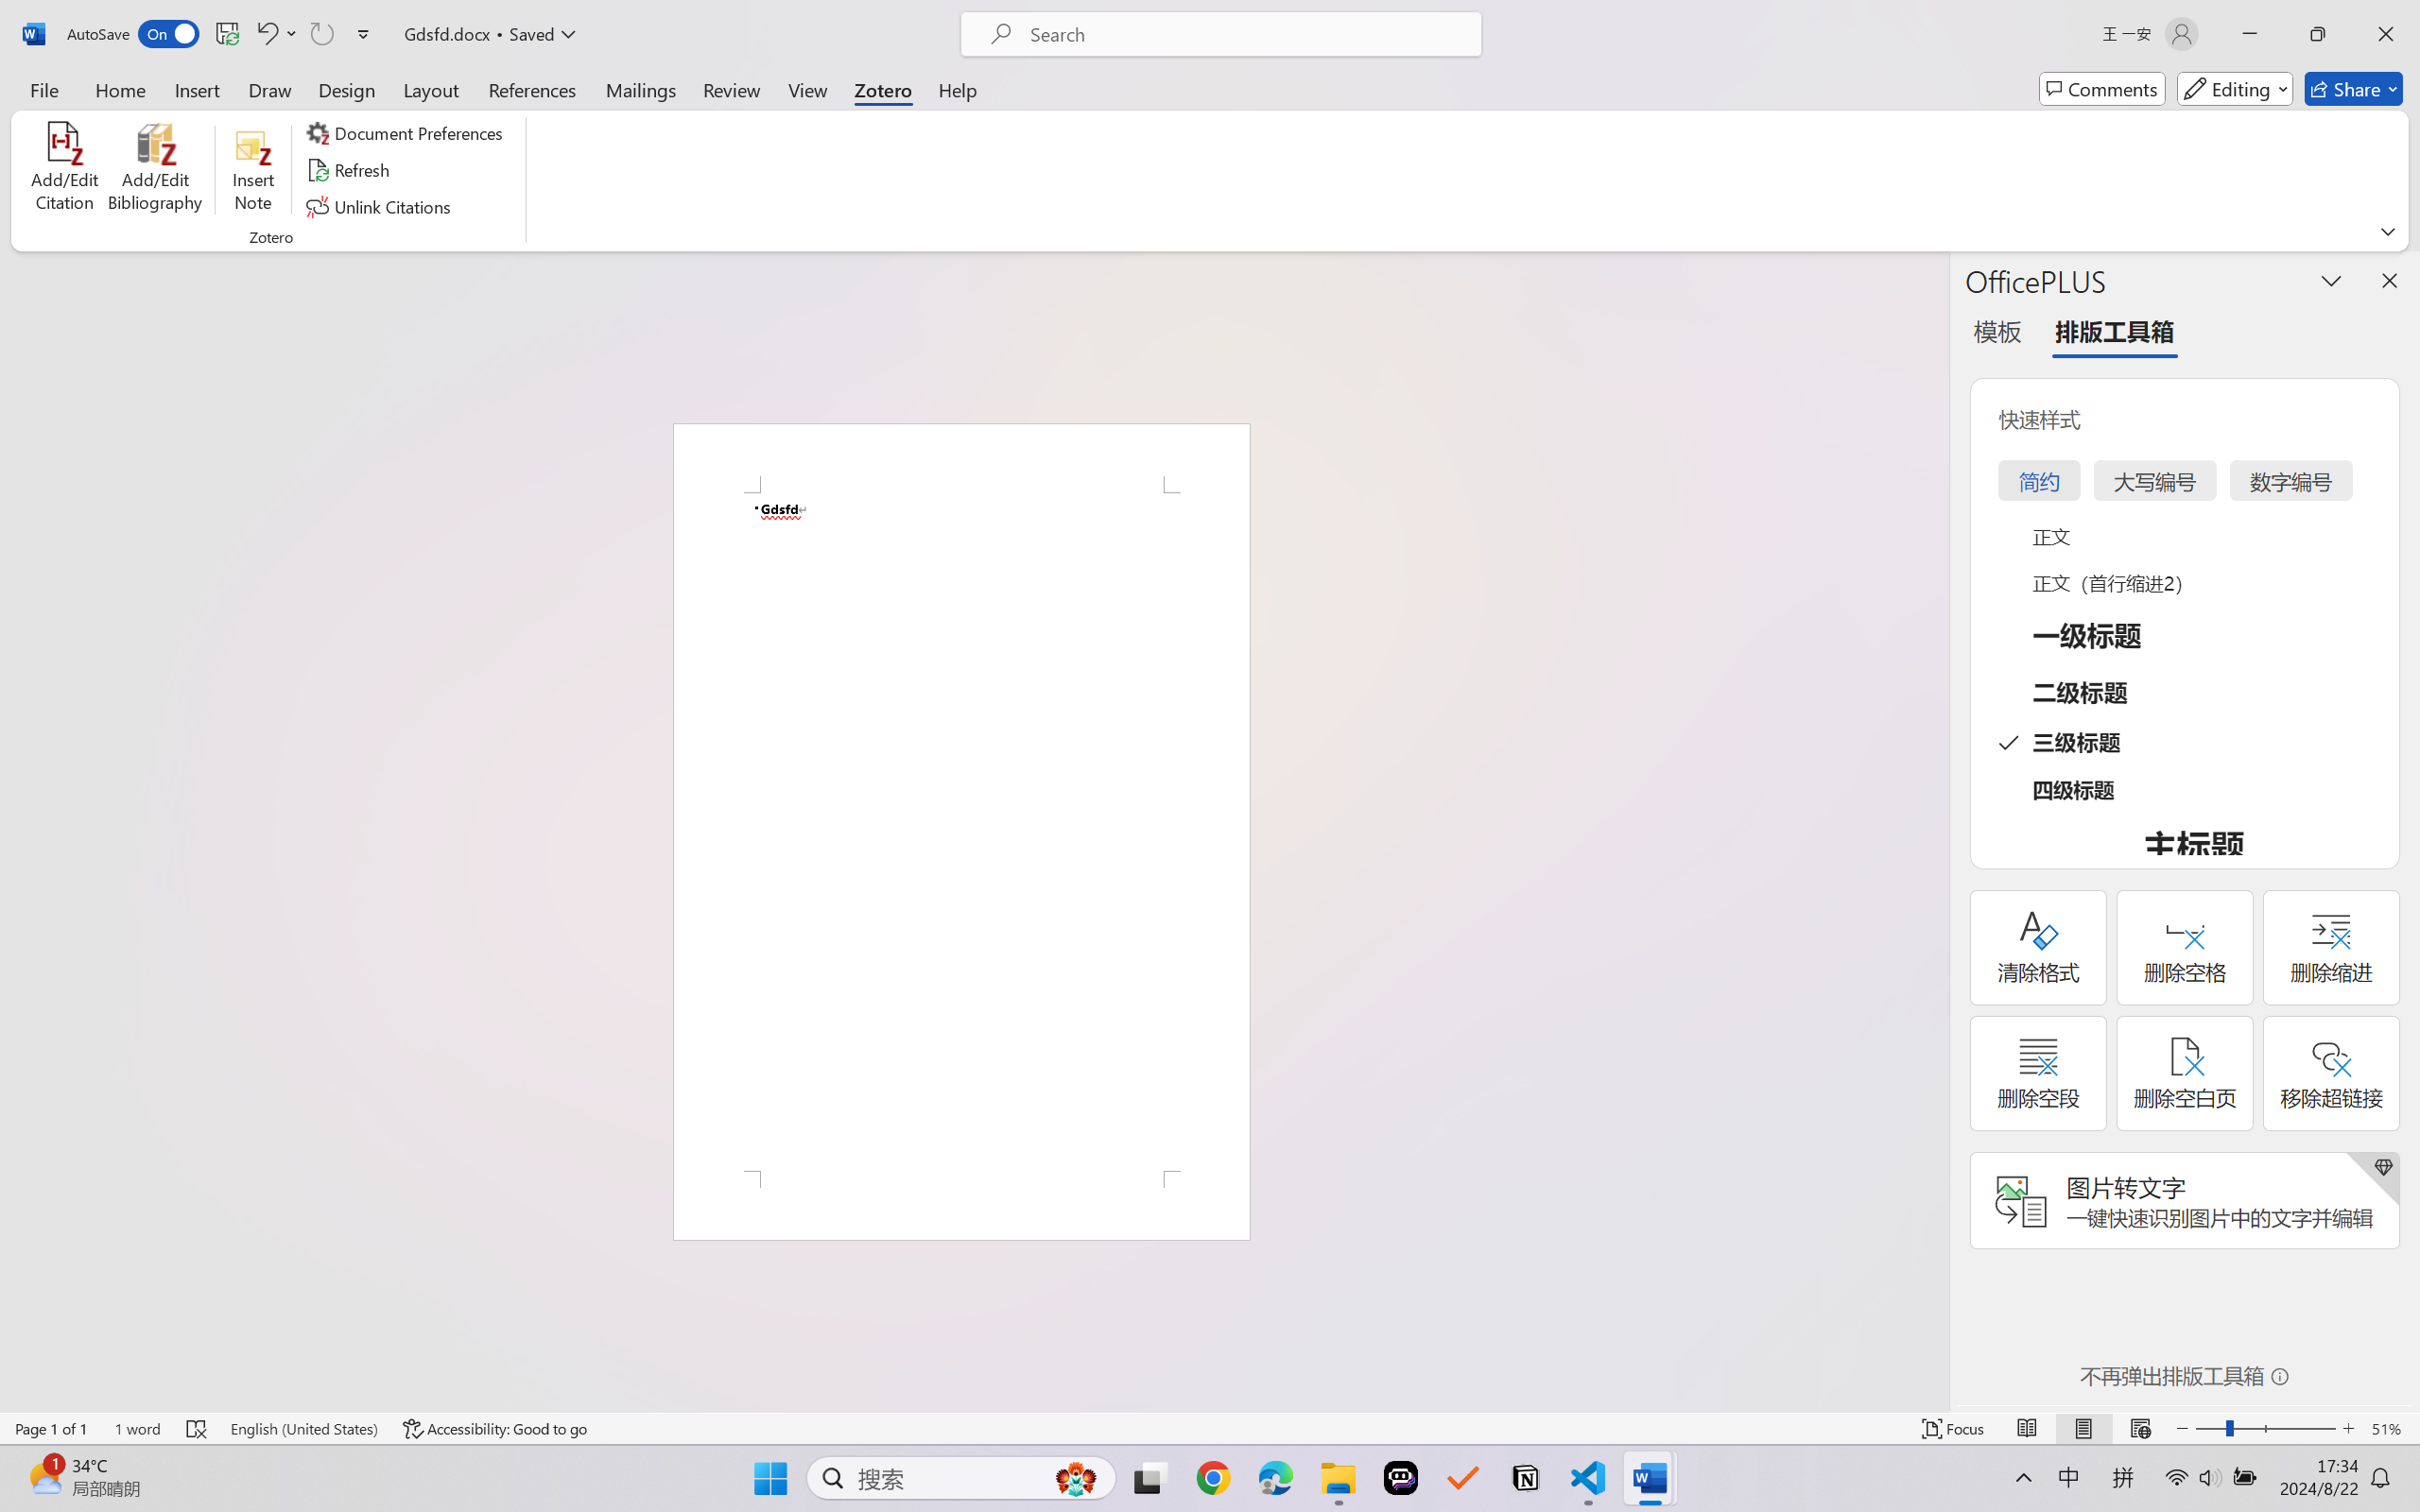  I want to click on 'Undo <ApplyStyleToDoc>b__0', so click(265, 33).